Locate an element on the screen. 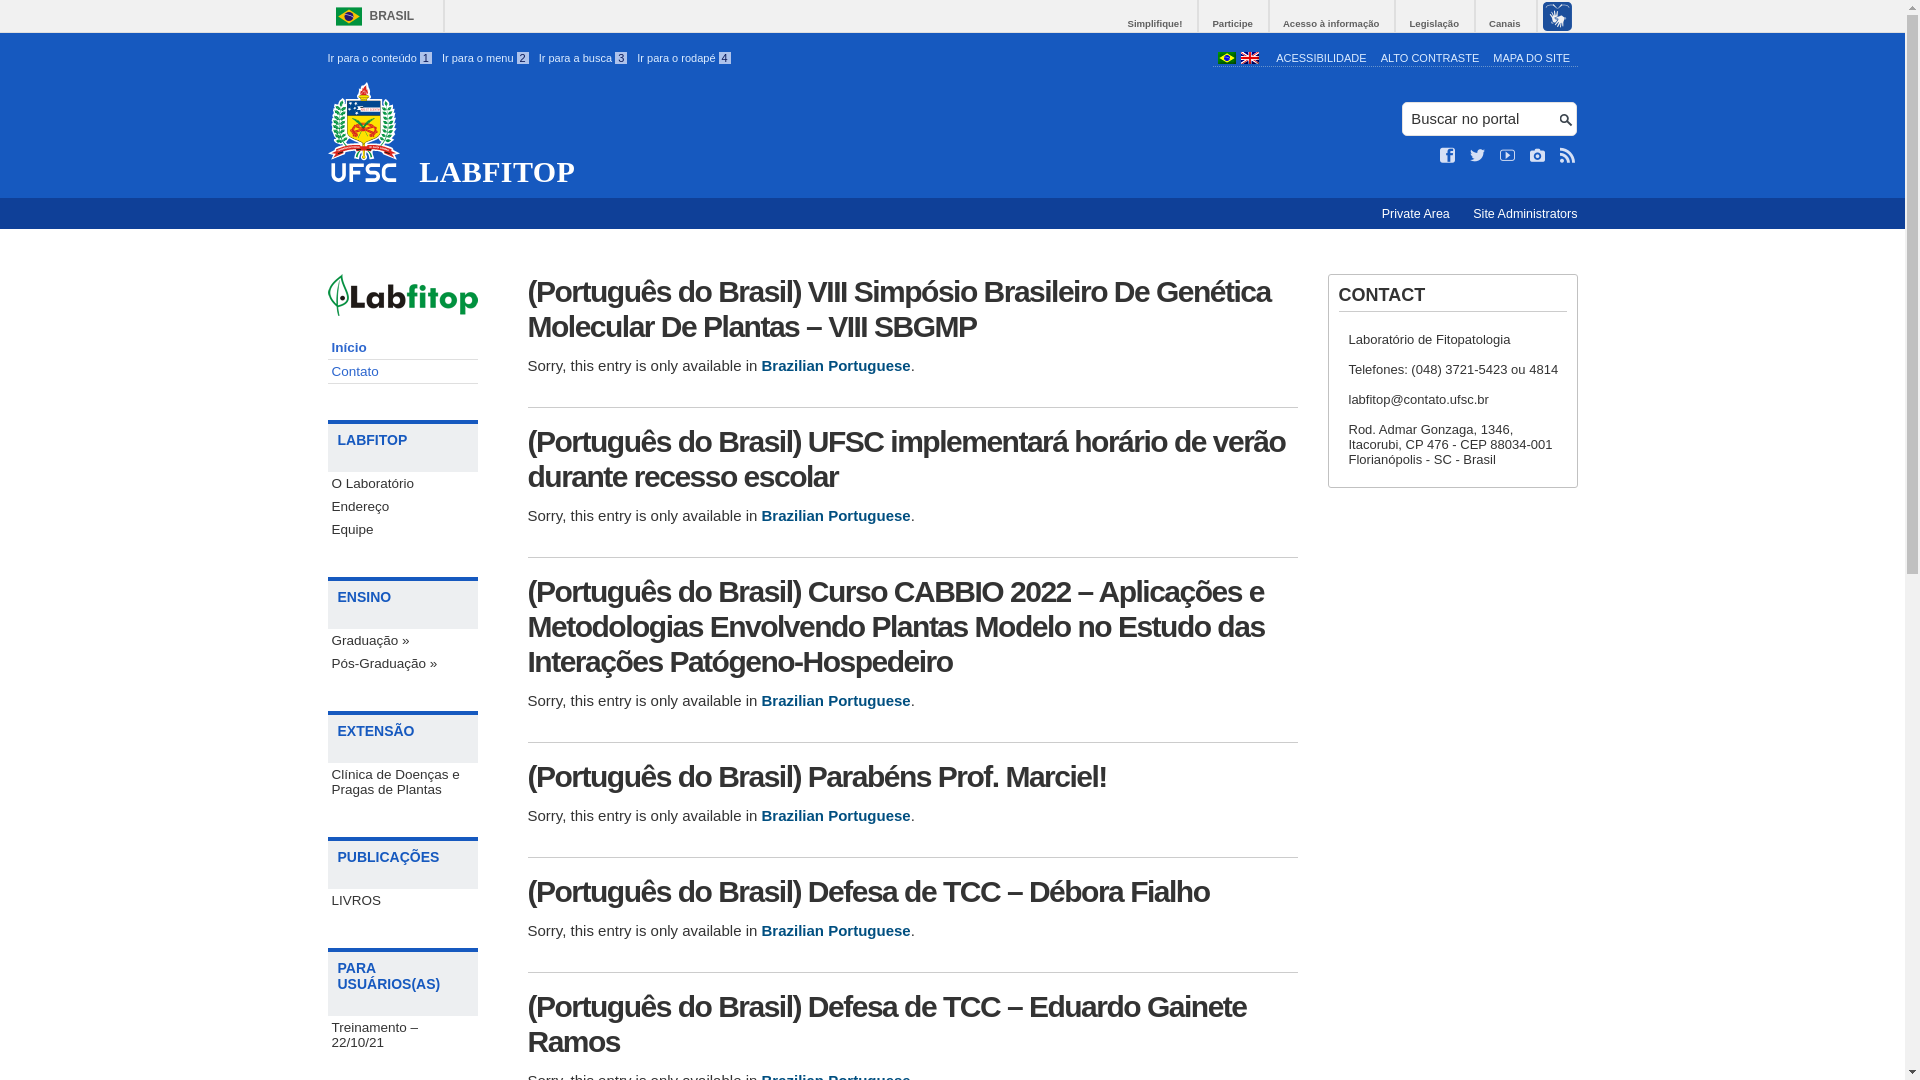 The image size is (1920, 1080). 'BRASIL' is located at coordinates (370, 16).